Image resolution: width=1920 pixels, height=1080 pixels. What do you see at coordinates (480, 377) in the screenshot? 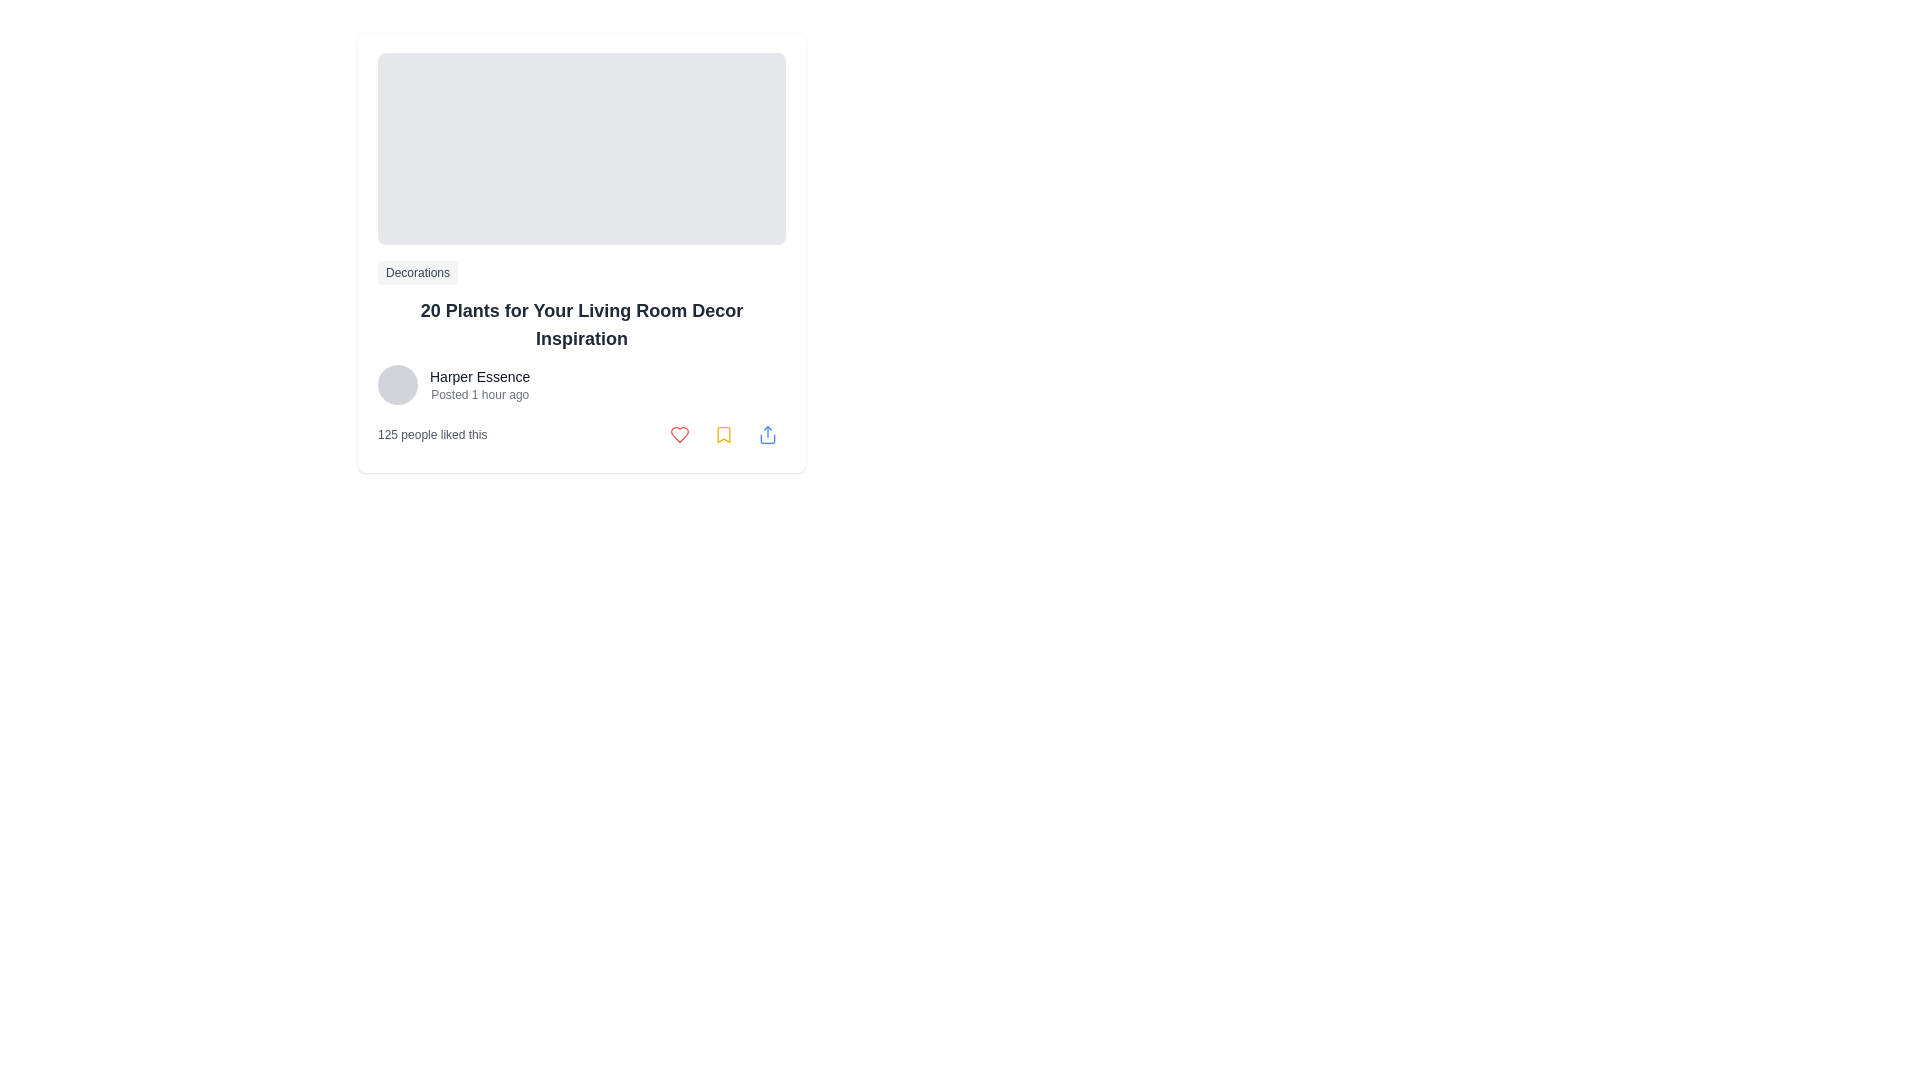
I see `the Text Label displaying the author's name, located at the center-bottom of the user interface card, adjacent to the circular avatar image` at bounding box center [480, 377].